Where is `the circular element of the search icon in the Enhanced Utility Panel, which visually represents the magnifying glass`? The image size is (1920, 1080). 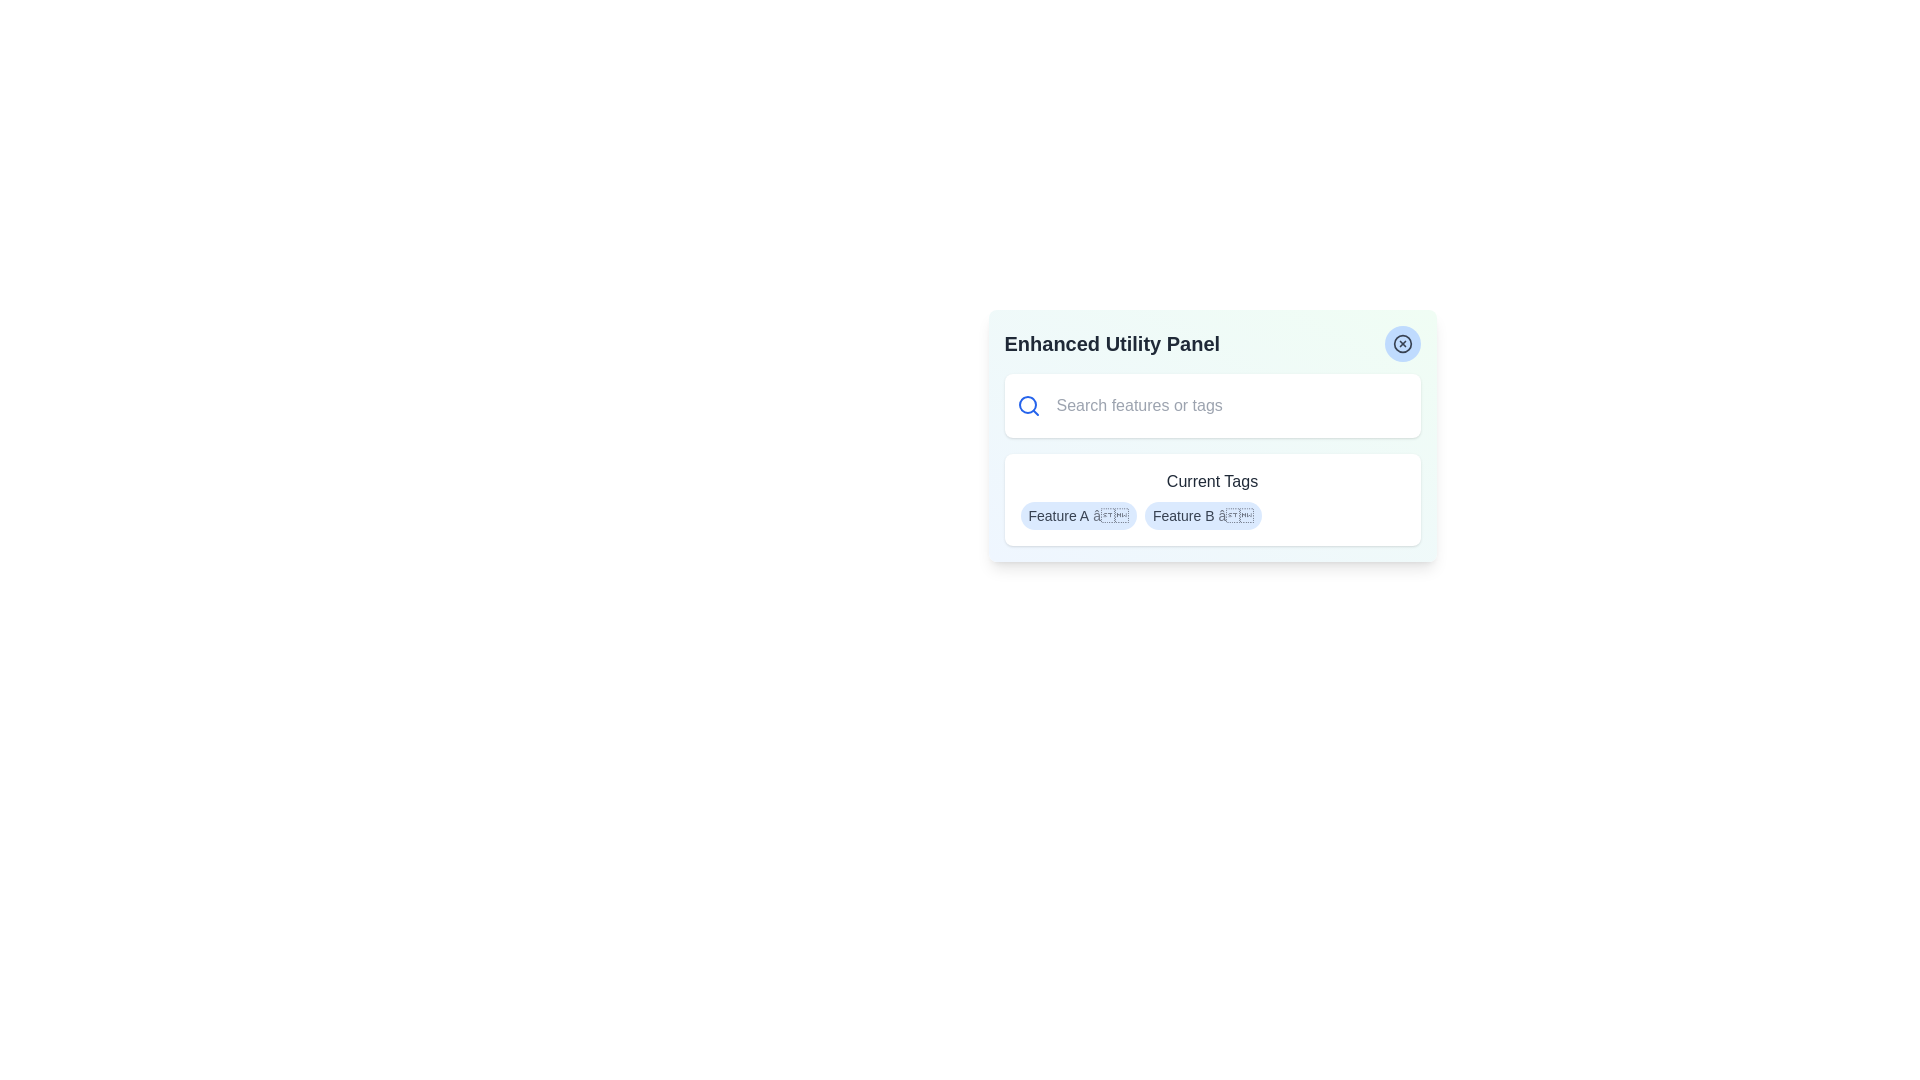 the circular element of the search icon in the Enhanced Utility Panel, which visually represents the magnifying glass is located at coordinates (1027, 405).